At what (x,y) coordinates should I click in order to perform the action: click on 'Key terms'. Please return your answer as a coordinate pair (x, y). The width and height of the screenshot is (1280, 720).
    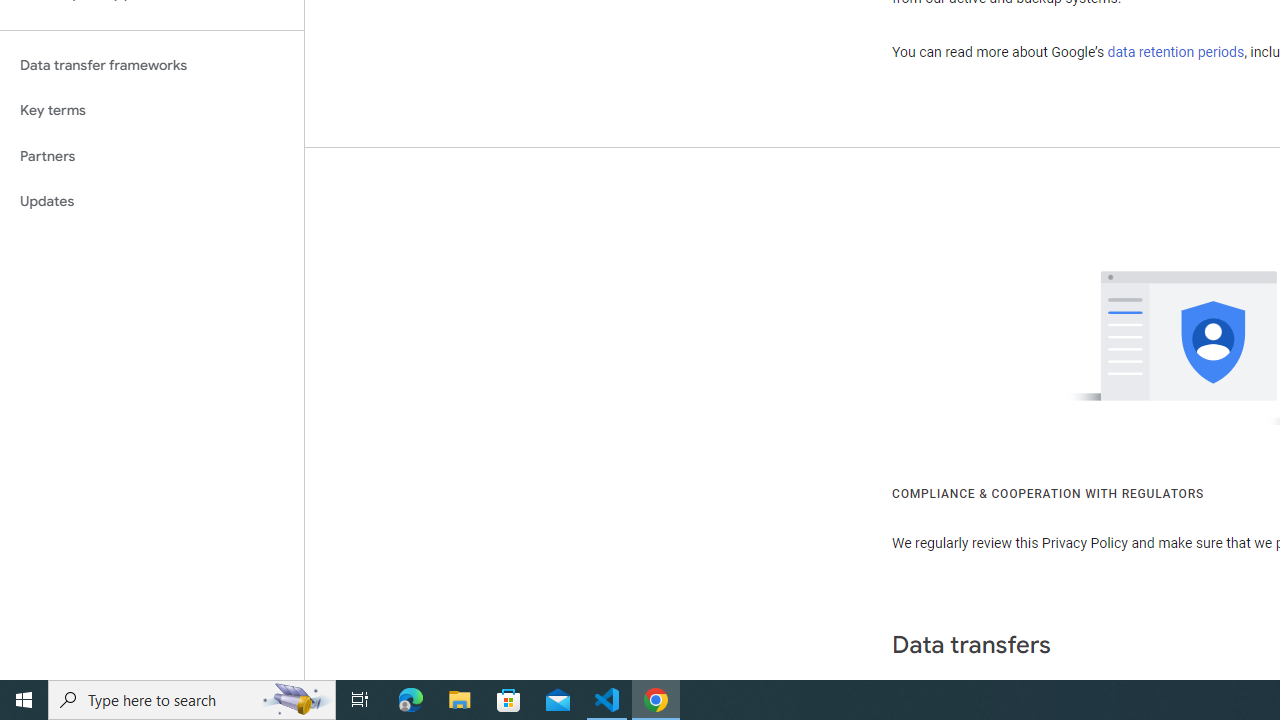
    Looking at the image, I should click on (151, 110).